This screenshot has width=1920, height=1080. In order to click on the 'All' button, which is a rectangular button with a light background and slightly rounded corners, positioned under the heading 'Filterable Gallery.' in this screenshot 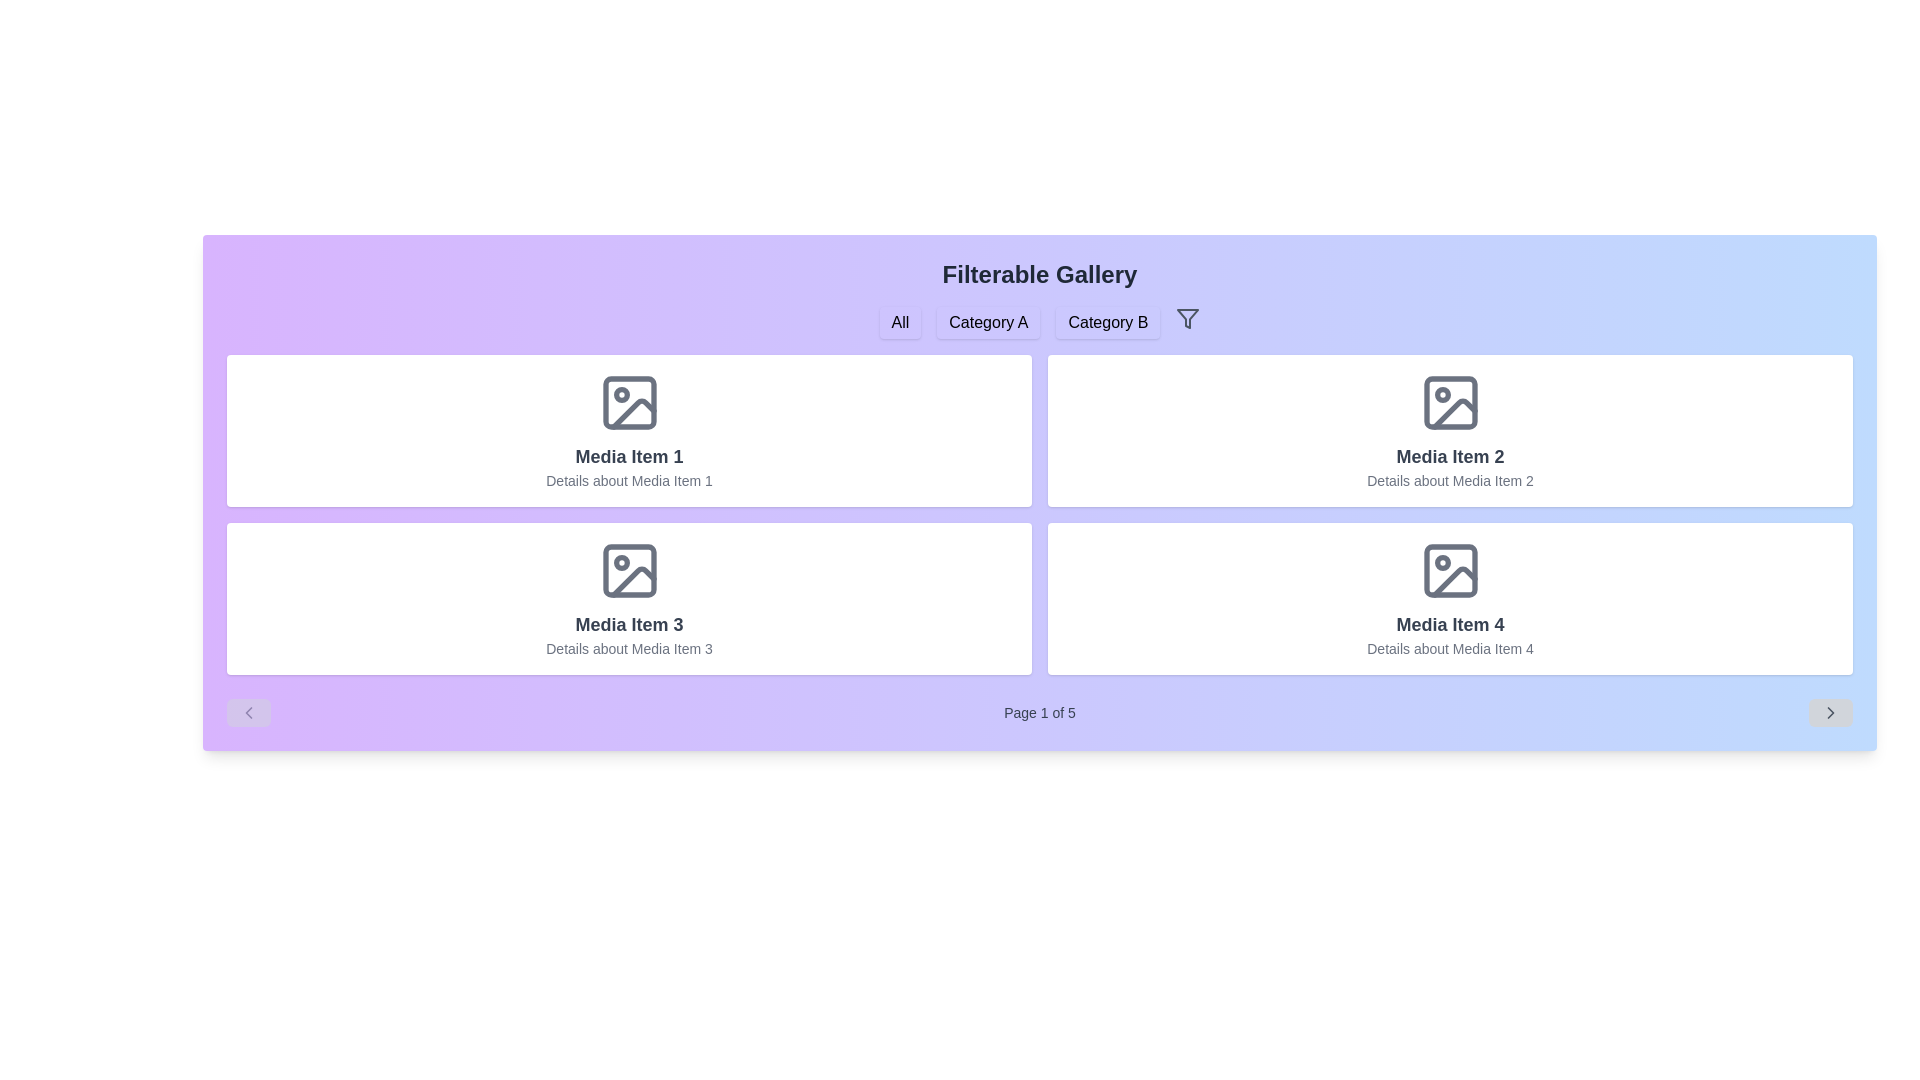, I will do `click(899, 322)`.